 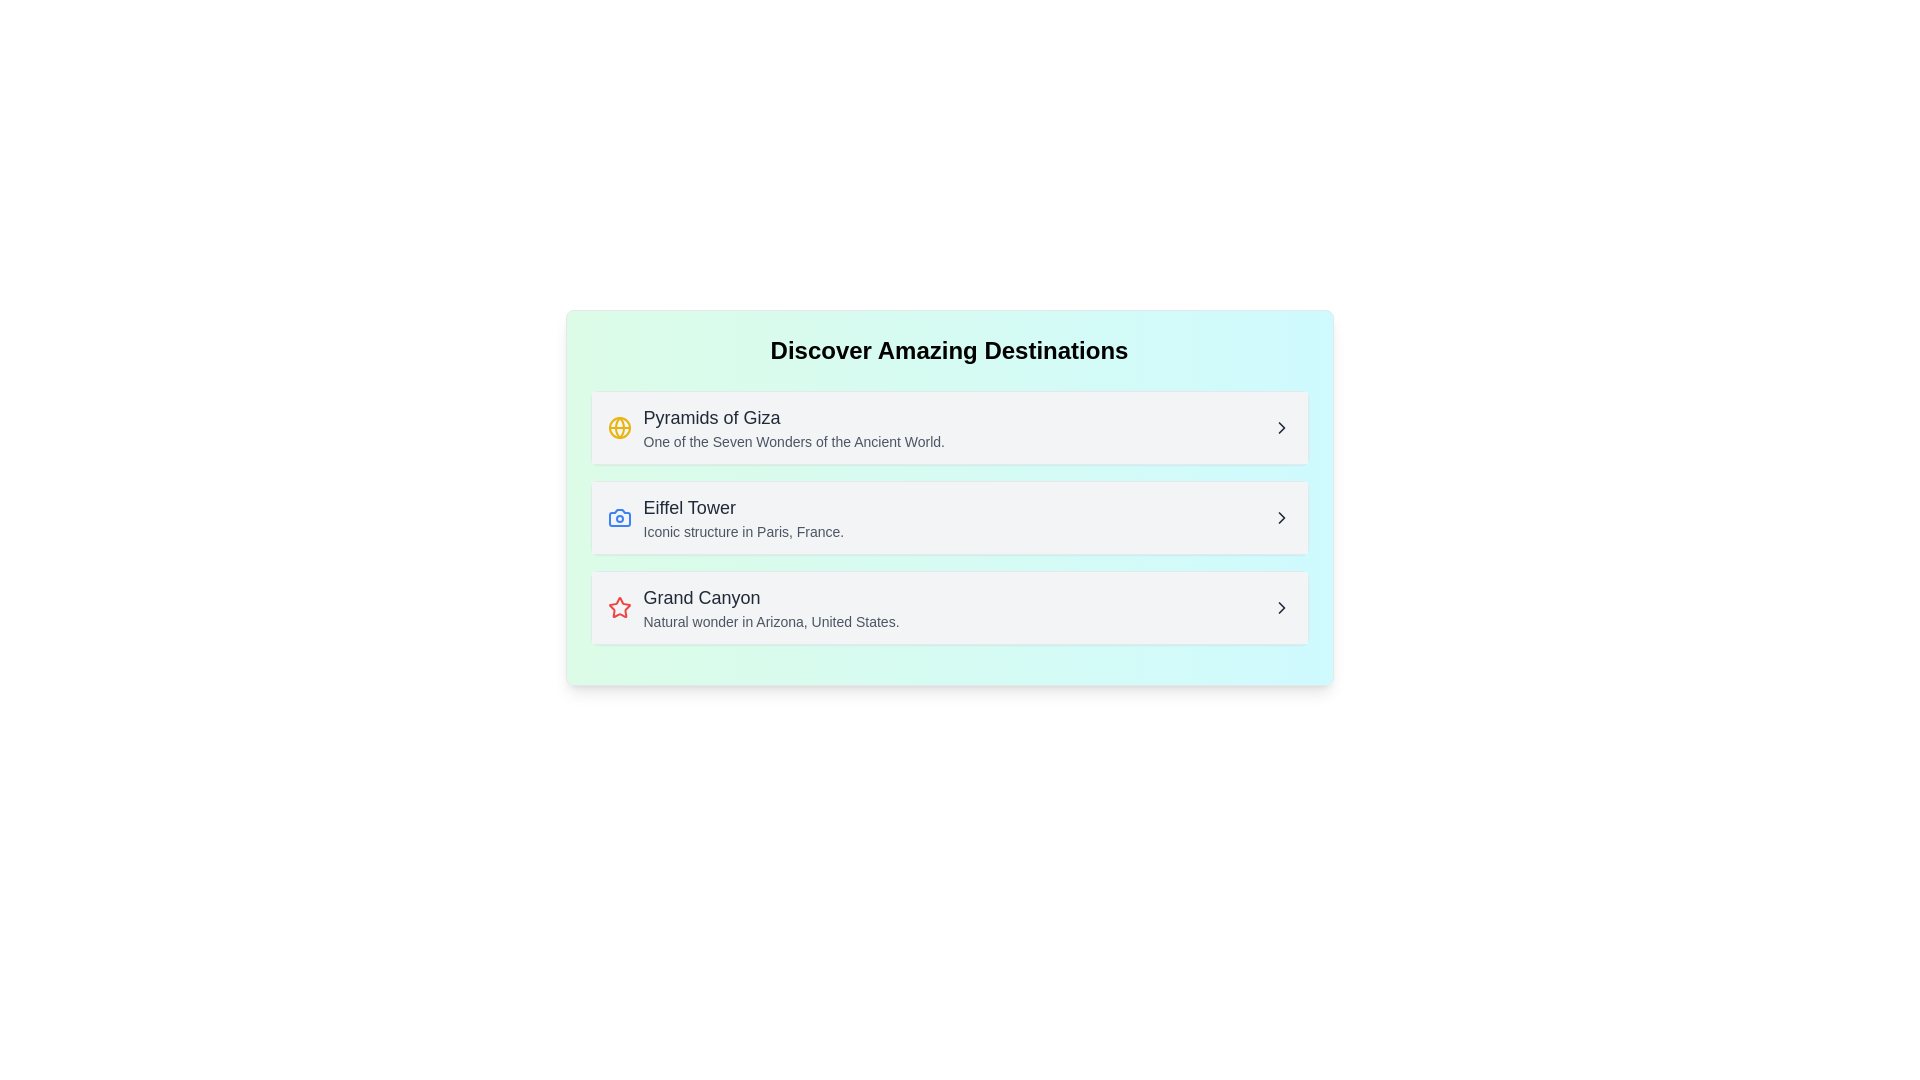 What do you see at coordinates (618, 607) in the screenshot?
I see `the decorative or category-indicative icon associated with 'Grand Canyon' located in the third row under 'Discover Amazing Destinations'` at bounding box center [618, 607].